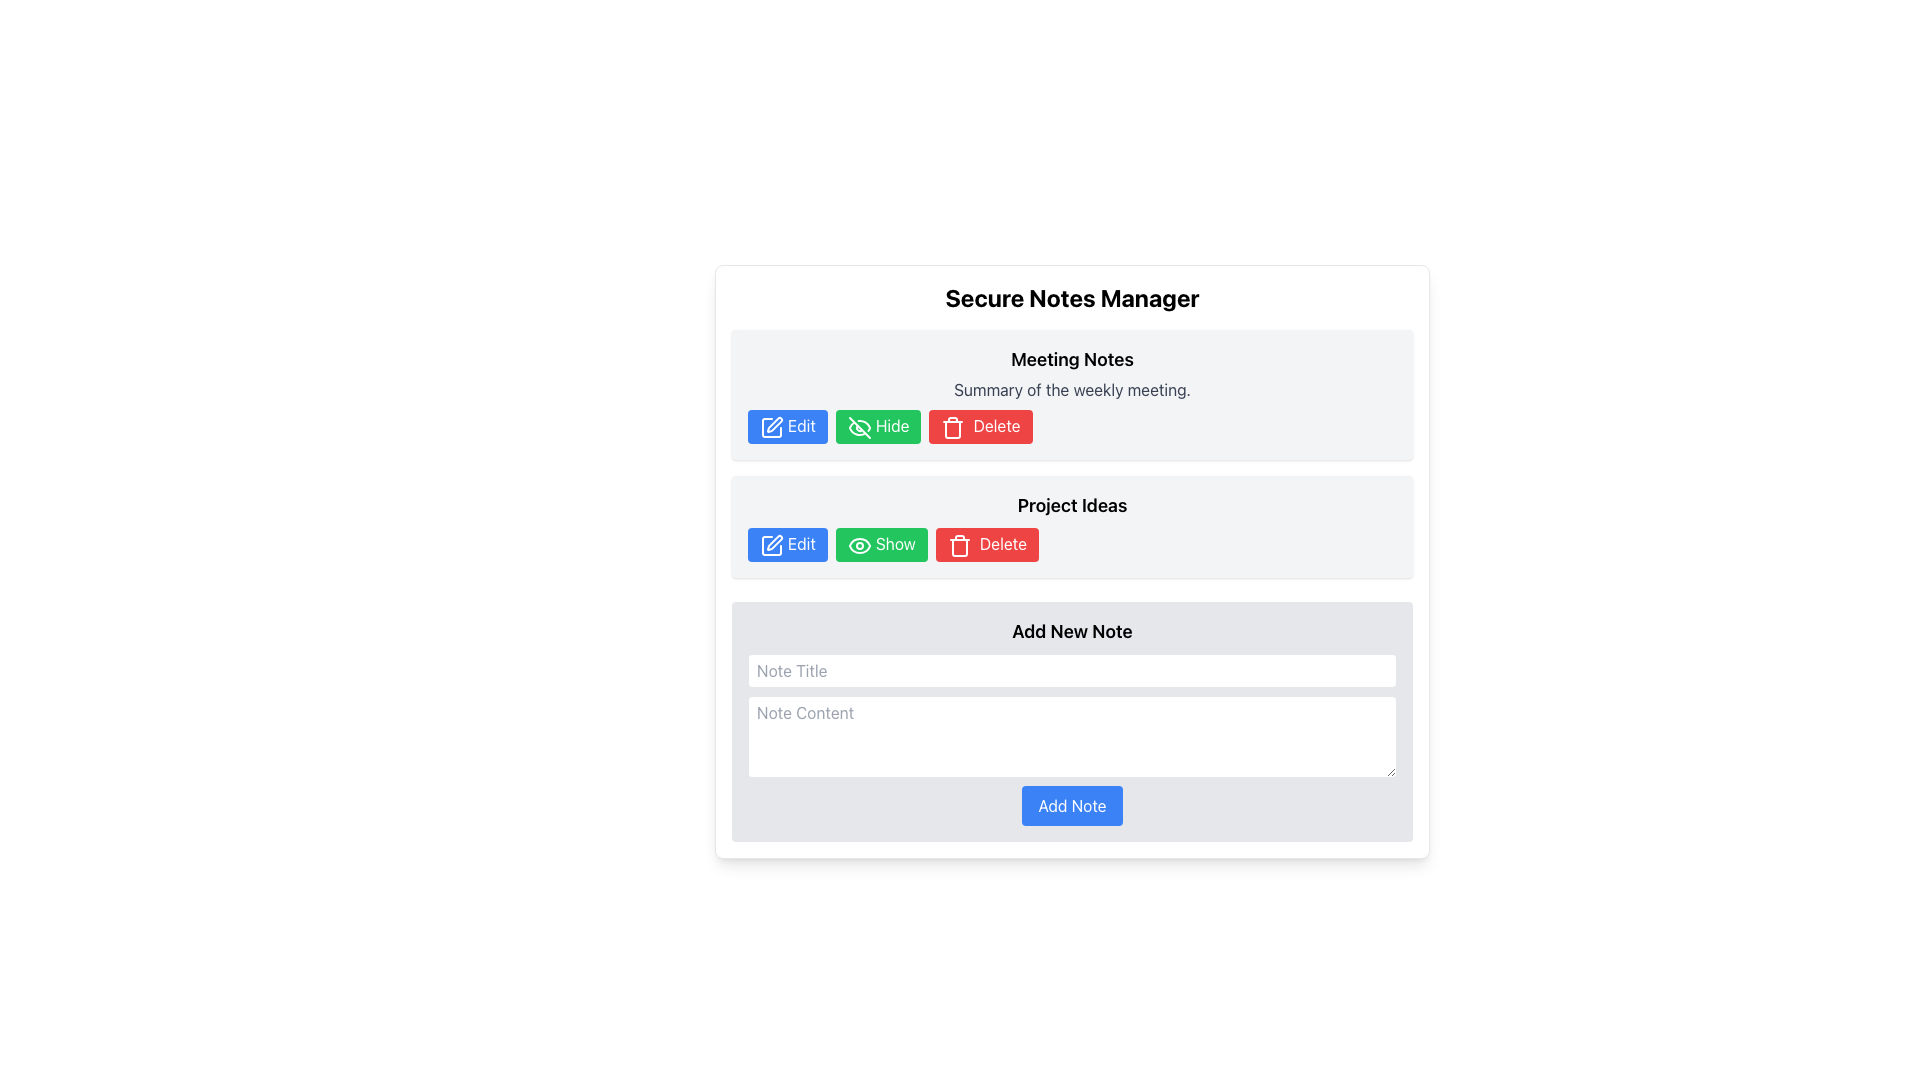 Image resolution: width=1920 pixels, height=1080 pixels. What do you see at coordinates (1071, 394) in the screenshot?
I see `title and summary of the note summary component located just above the 'Project Ideas' section in the Secure Notes Manager interface` at bounding box center [1071, 394].